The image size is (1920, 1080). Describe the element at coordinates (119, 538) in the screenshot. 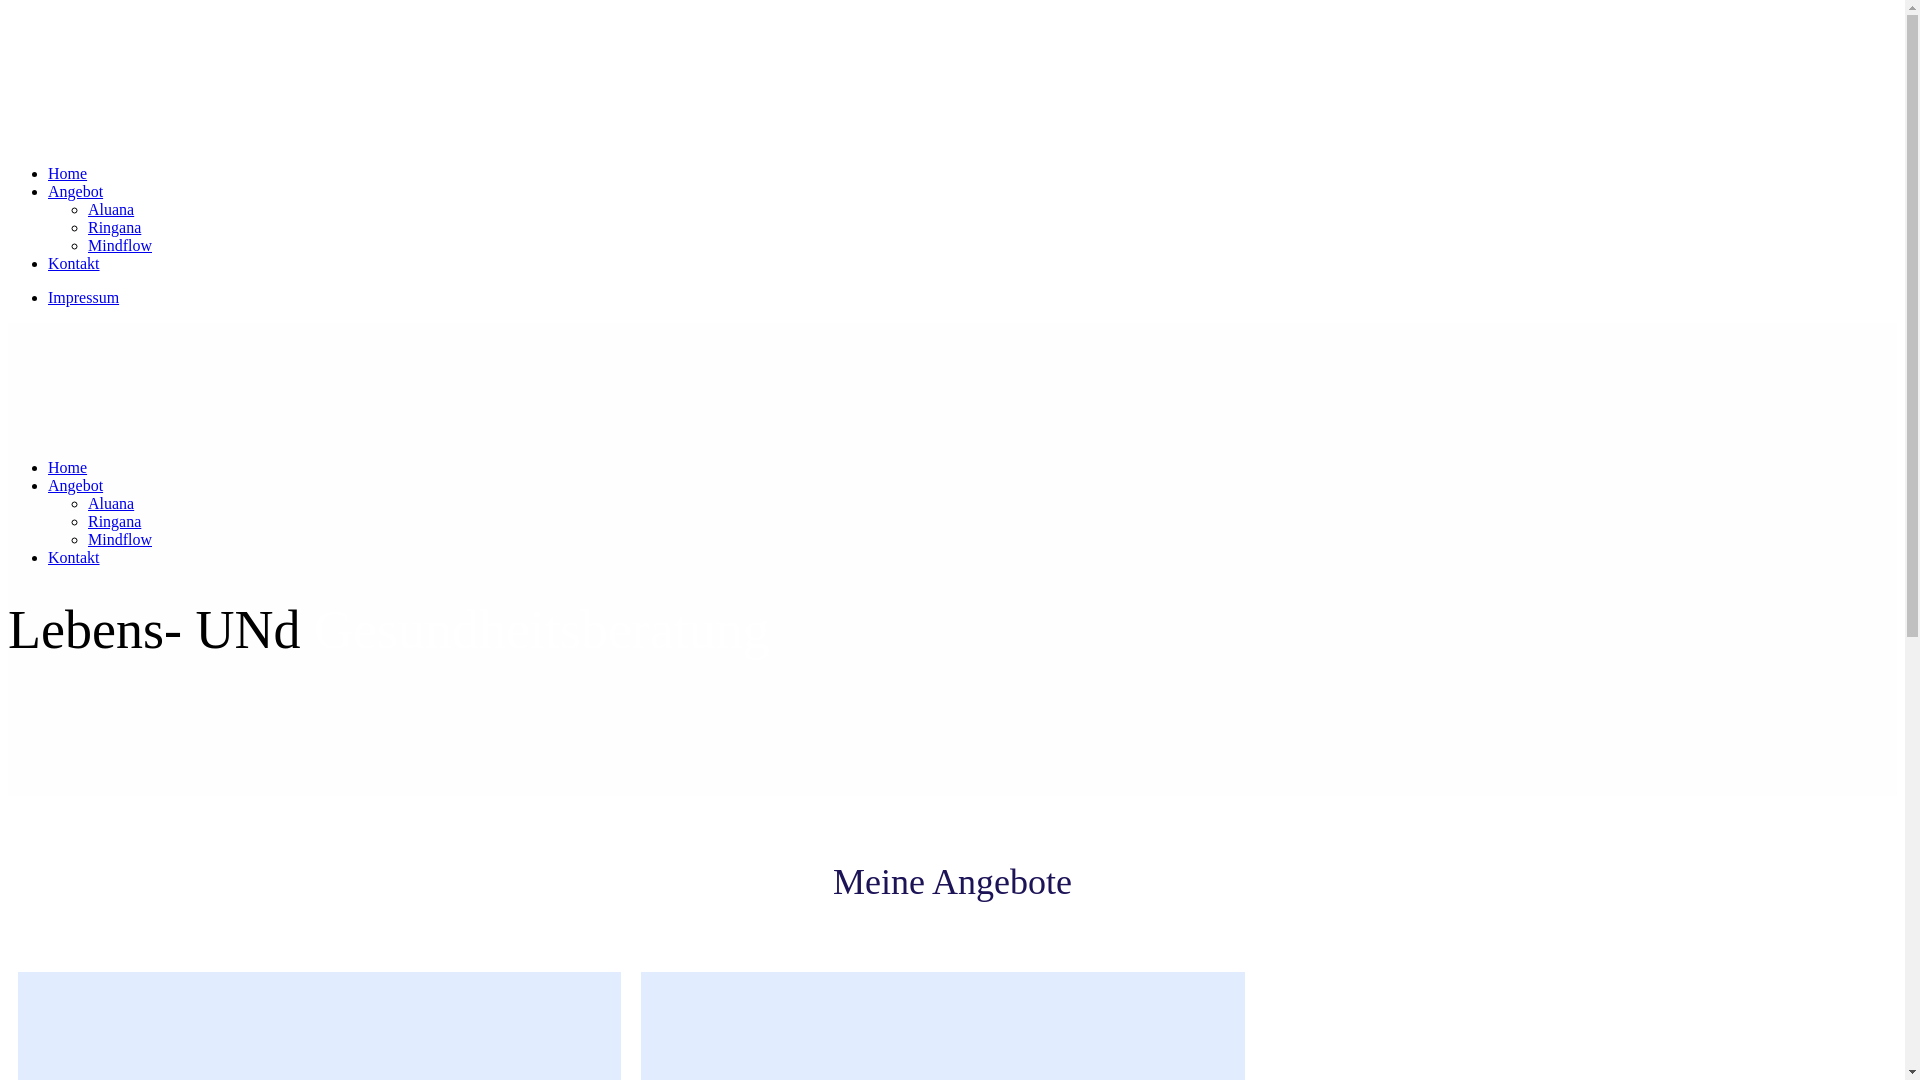

I see `'Mindflow'` at that location.